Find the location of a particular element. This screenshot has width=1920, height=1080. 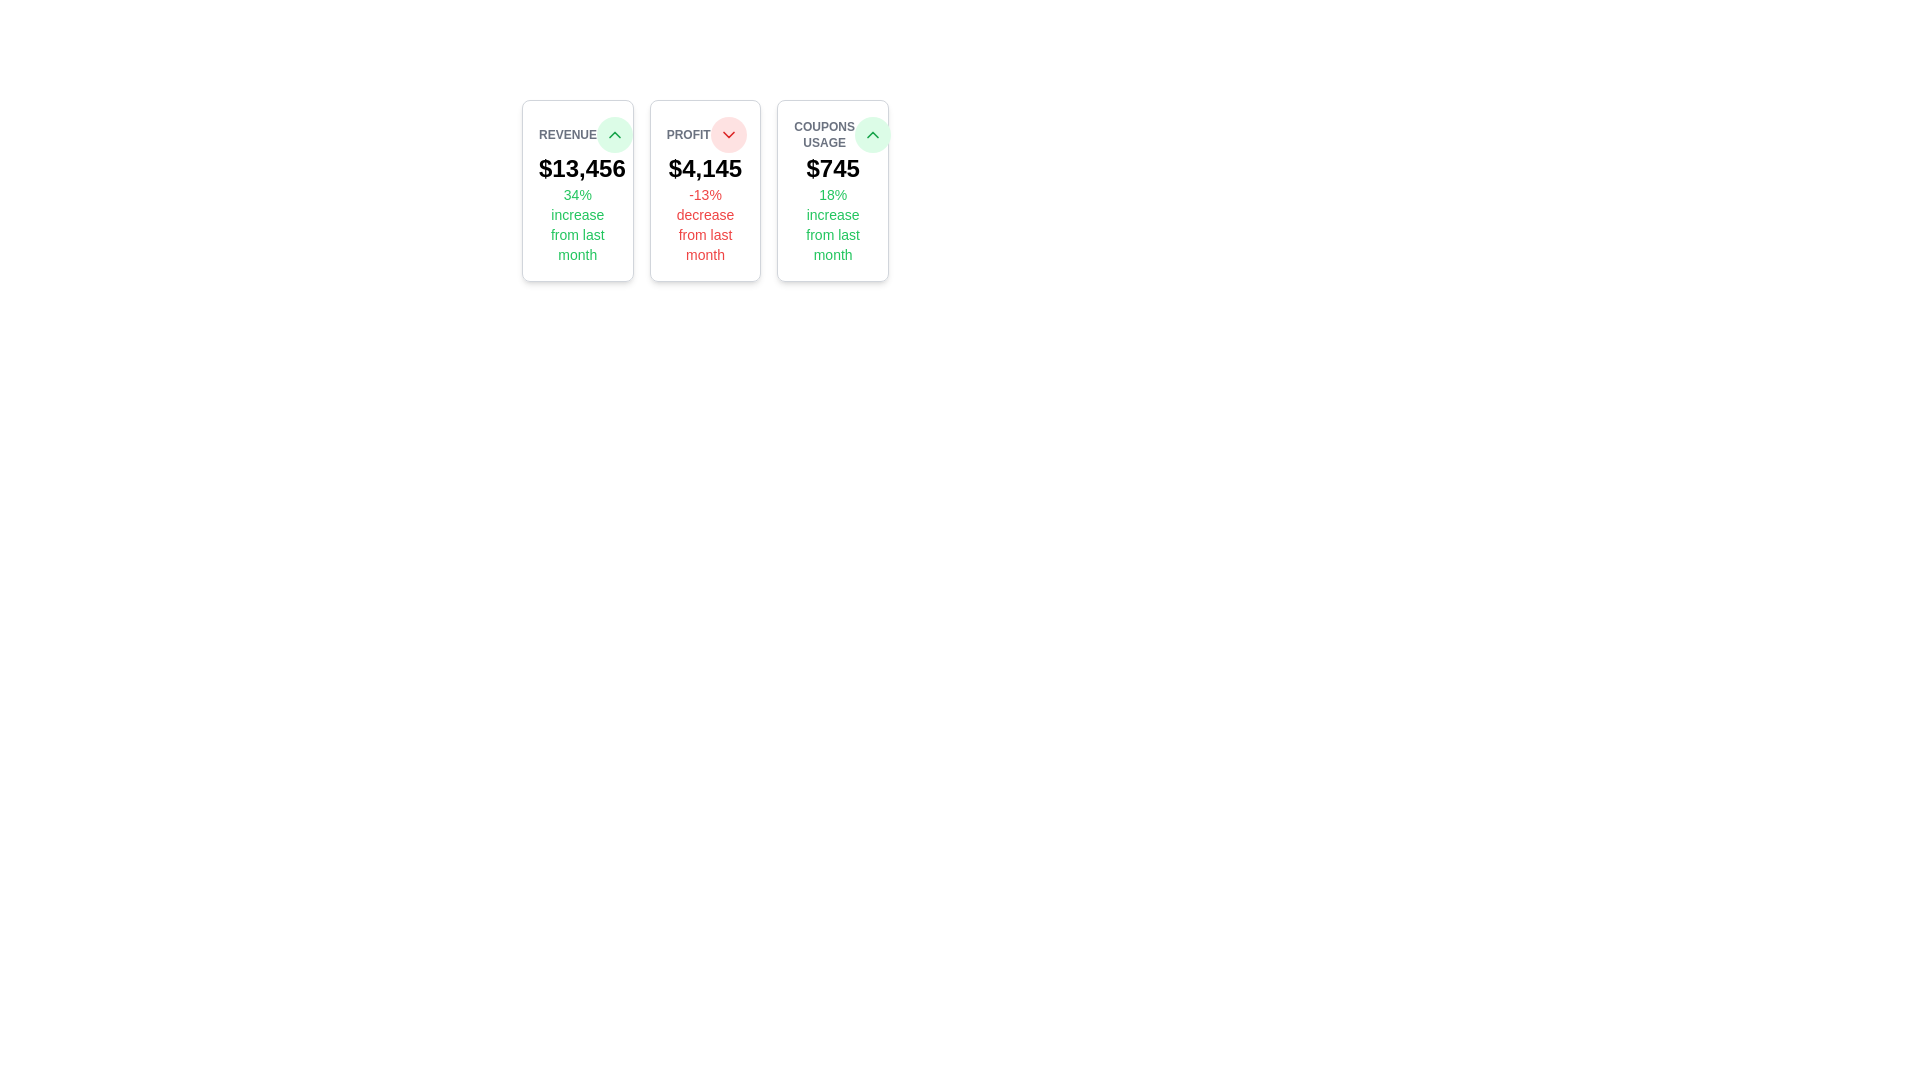

the text label displaying the percentage increase related to the revenue metric, located beneath the bold text '$13,456' is located at coordinates (576, 224).